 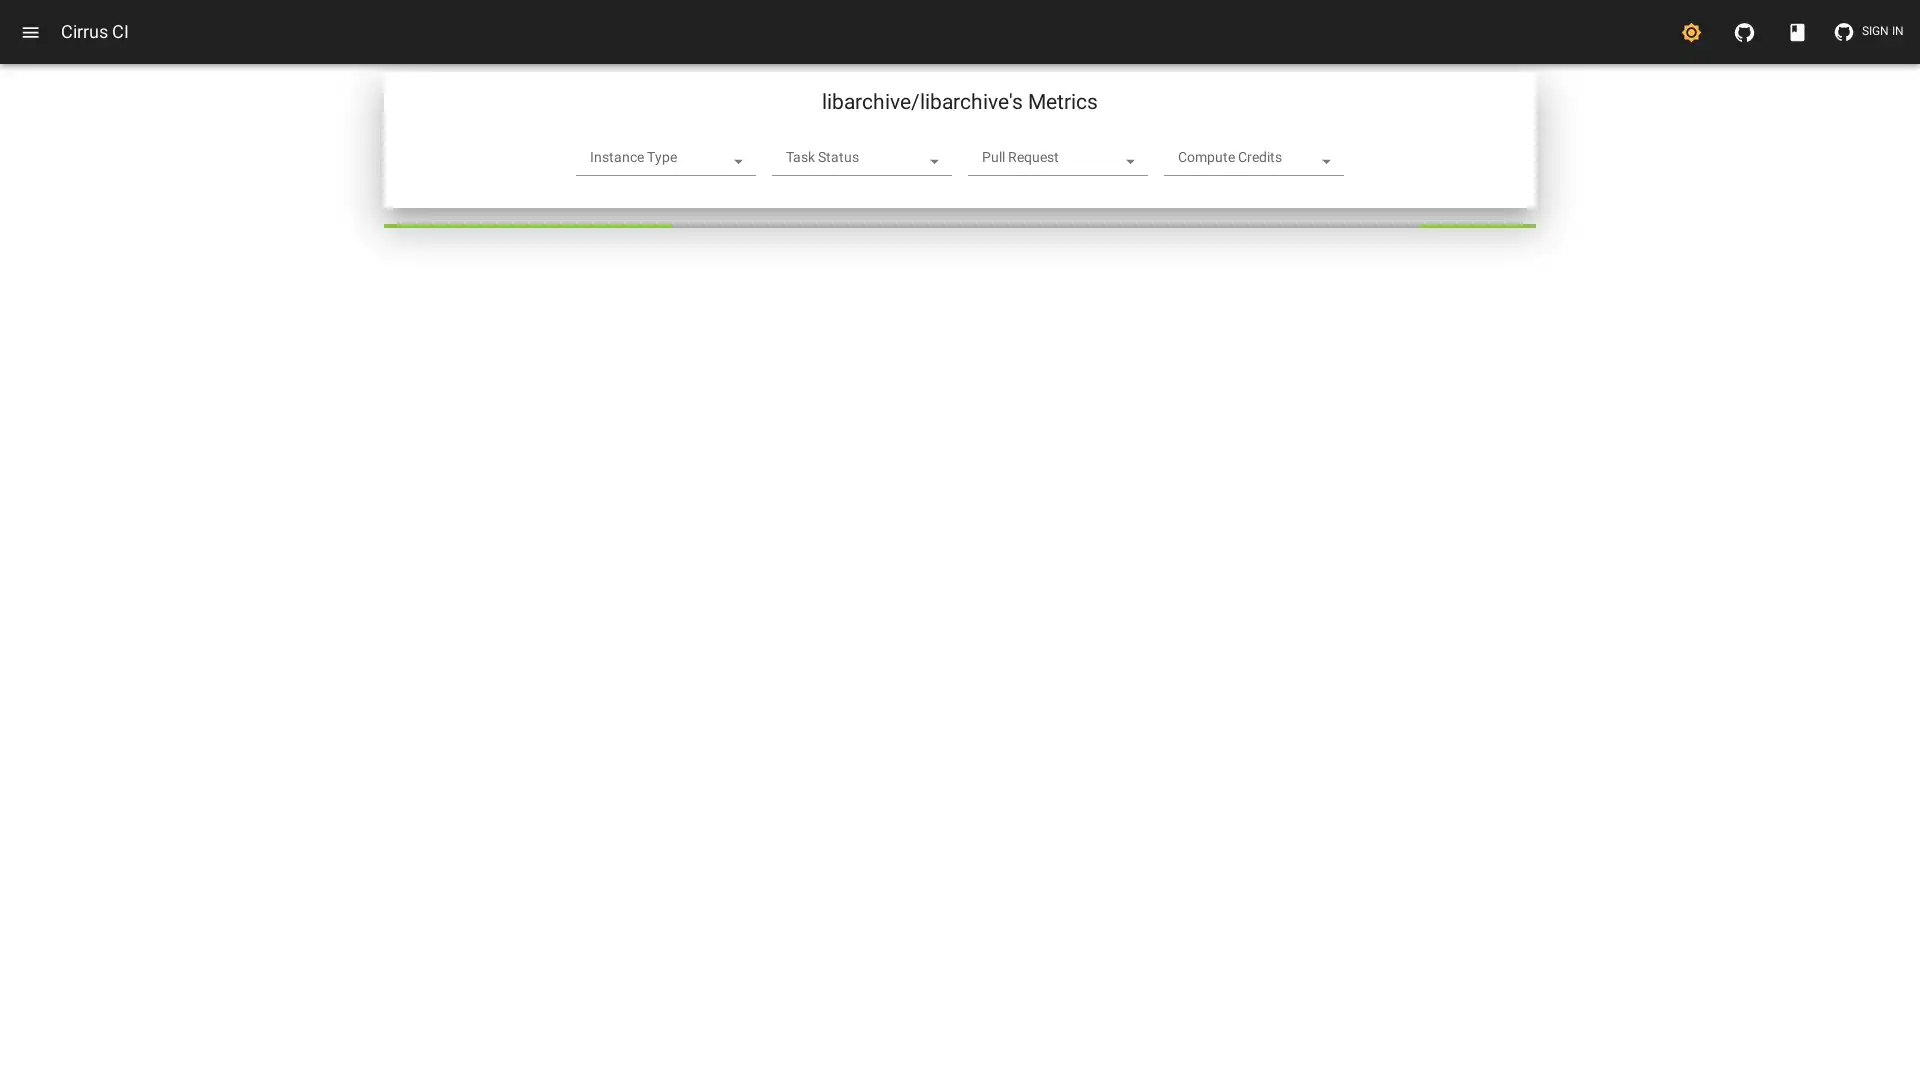 I want to click on open navigation, so click(x=30, y=31).